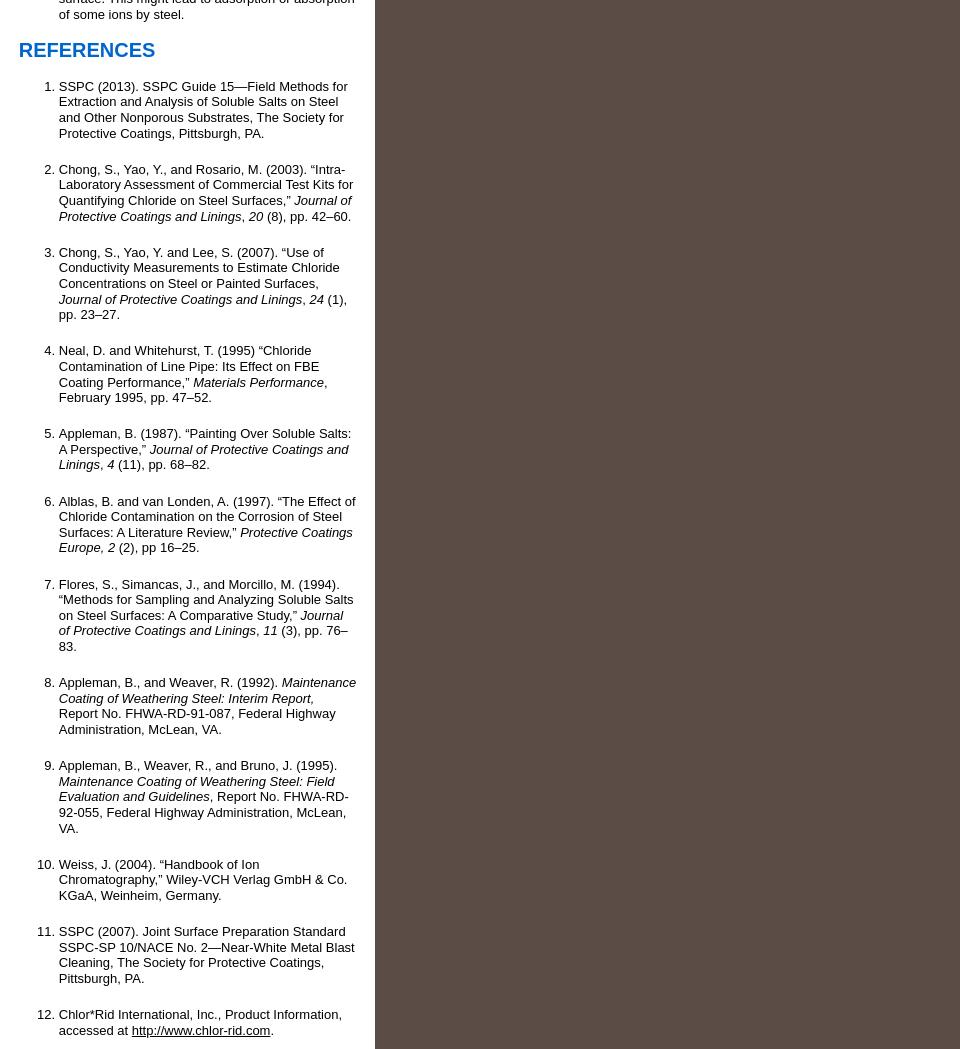 The height and width of the screenshot is (1049, 960). What do you see at coordinates (204, 539) in the screenshot?
I see `'Protective  Coatings Europe, 2'` at bounding box center [204, 539].